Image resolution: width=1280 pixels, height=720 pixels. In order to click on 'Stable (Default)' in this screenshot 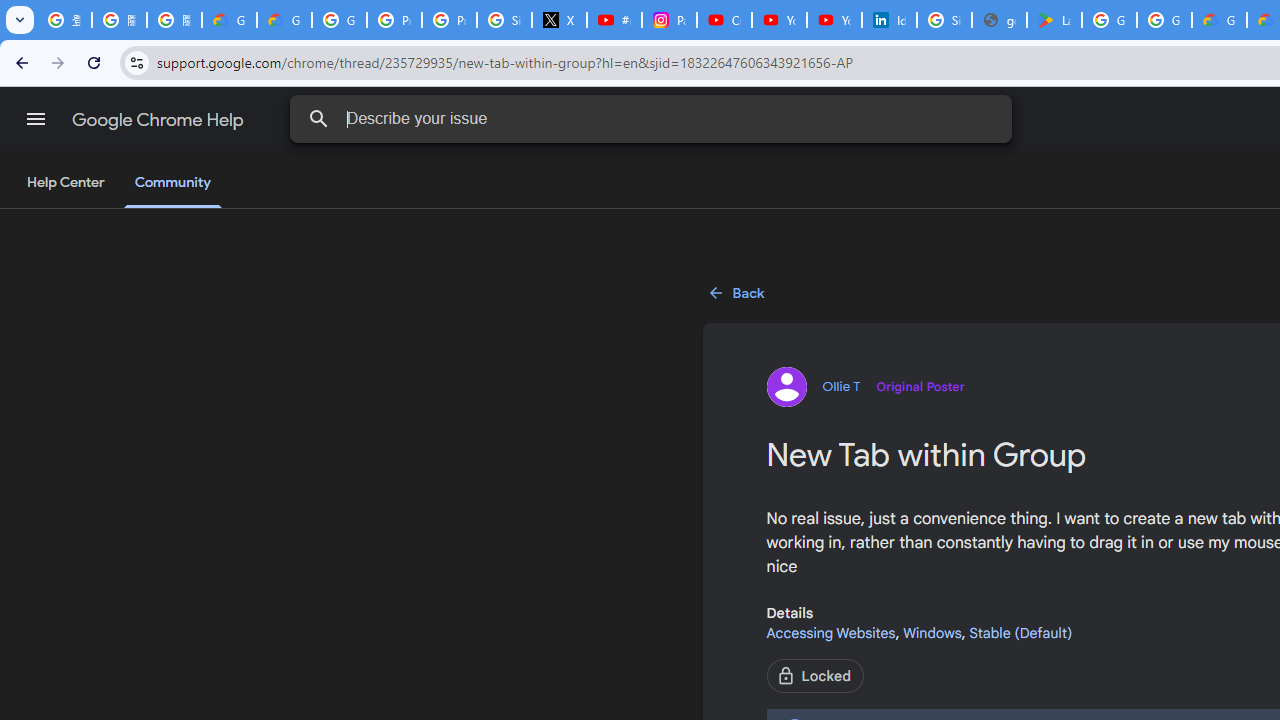, I will do `click(1020, 632)`.